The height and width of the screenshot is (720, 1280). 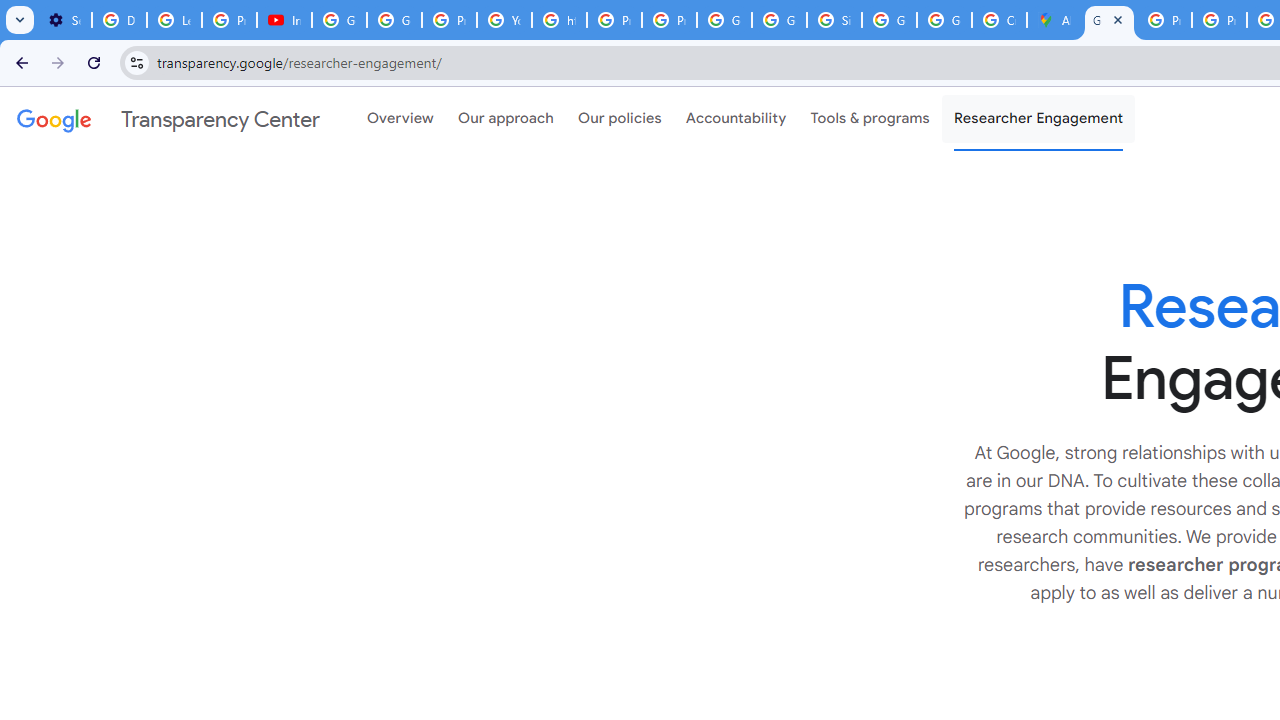 I want to click on 'Delete photos & videos - Computer - Google Photos Help', so click(x=118, y=20).